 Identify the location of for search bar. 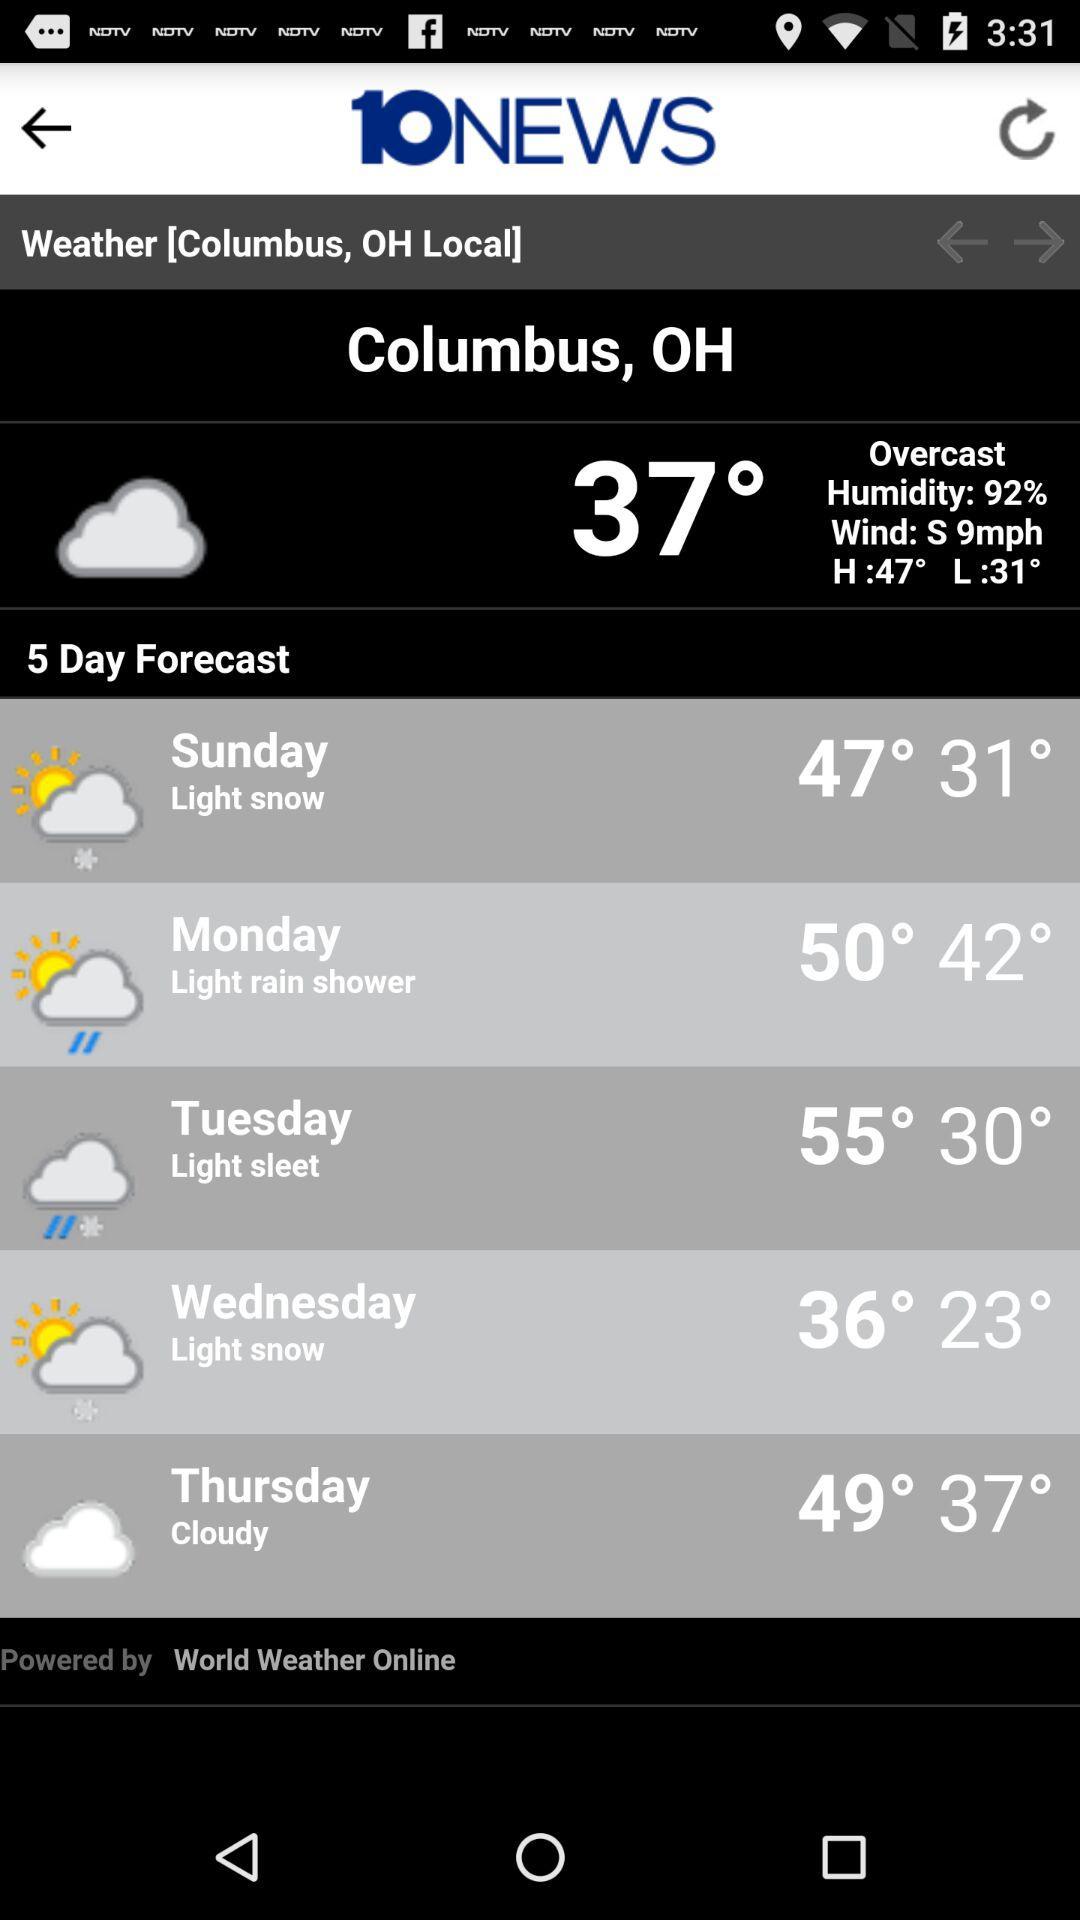
(532, 127).